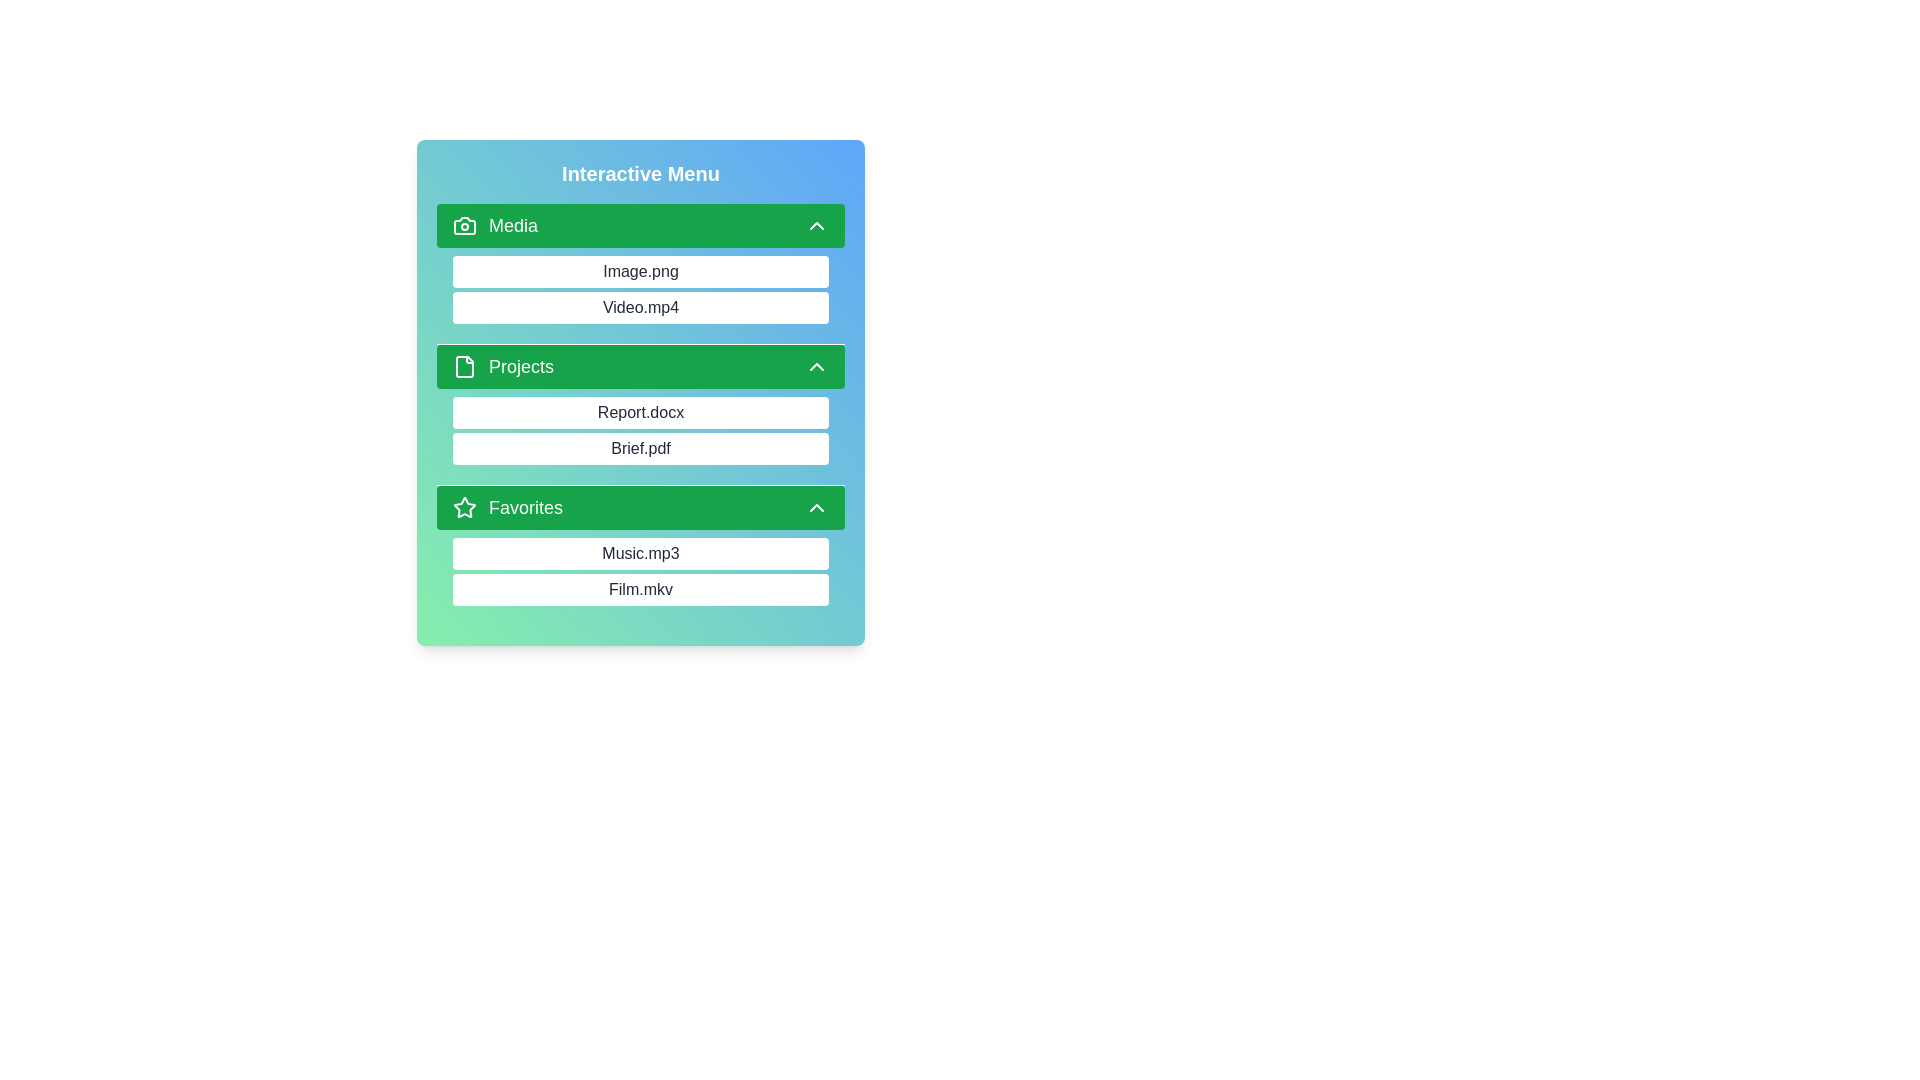 This screenshot has height=1080, width=1920. I want to click on the item Image.png from the category Media, so click(451, 272).